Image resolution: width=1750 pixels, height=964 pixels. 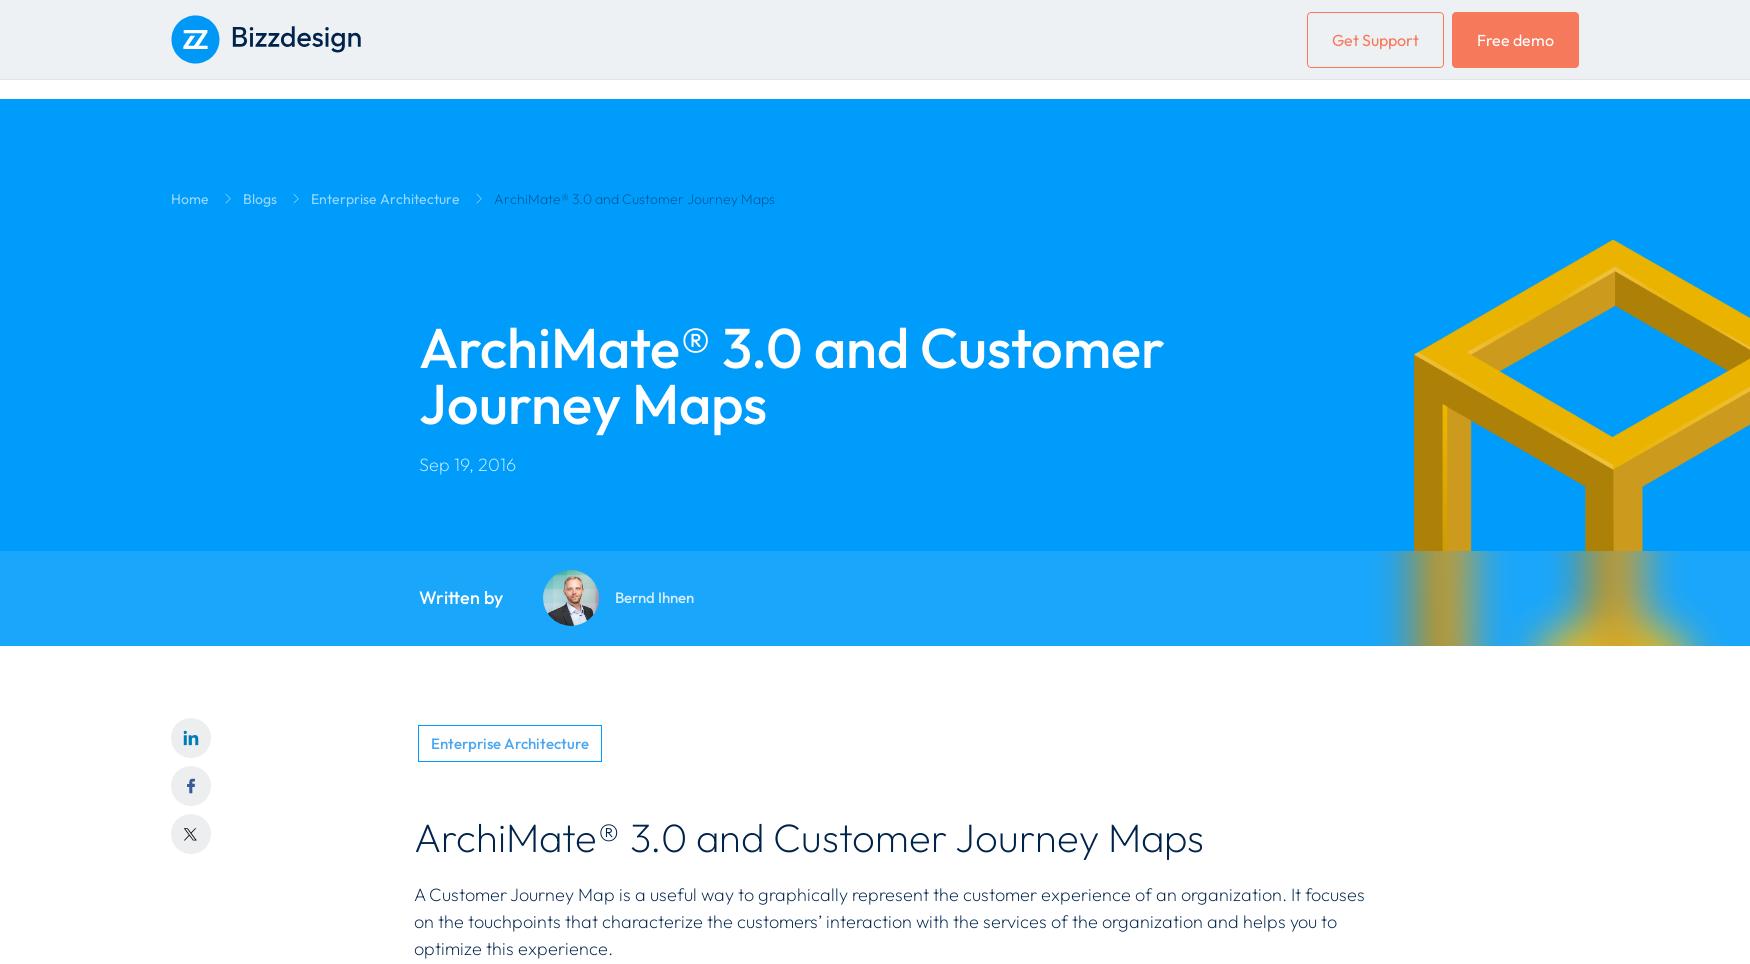 I want to click on 'Lifetime Success Services', so click(x=169, y=323).